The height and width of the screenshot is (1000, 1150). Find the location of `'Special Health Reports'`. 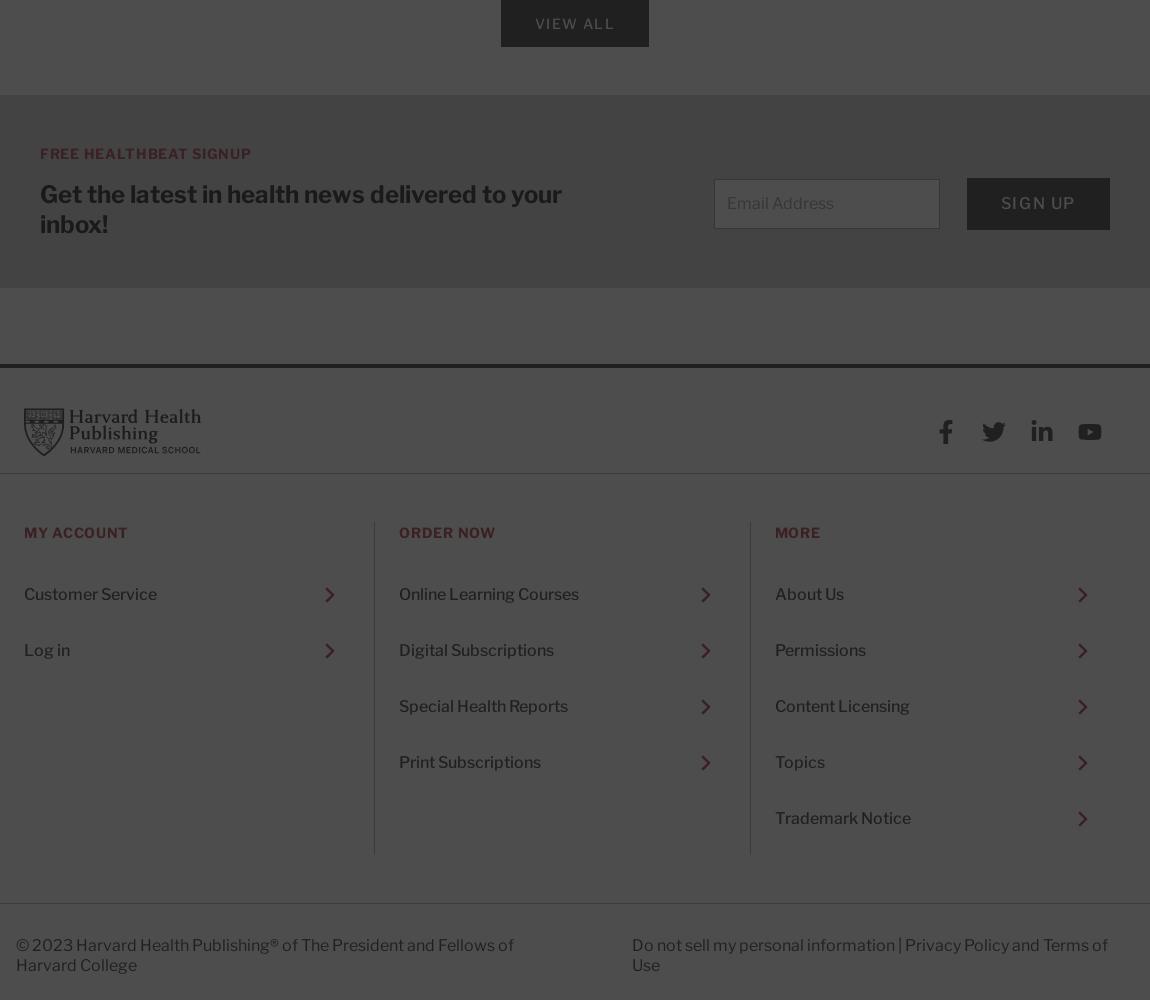

'Special Health Reports' is located at coordinates (483, 705).